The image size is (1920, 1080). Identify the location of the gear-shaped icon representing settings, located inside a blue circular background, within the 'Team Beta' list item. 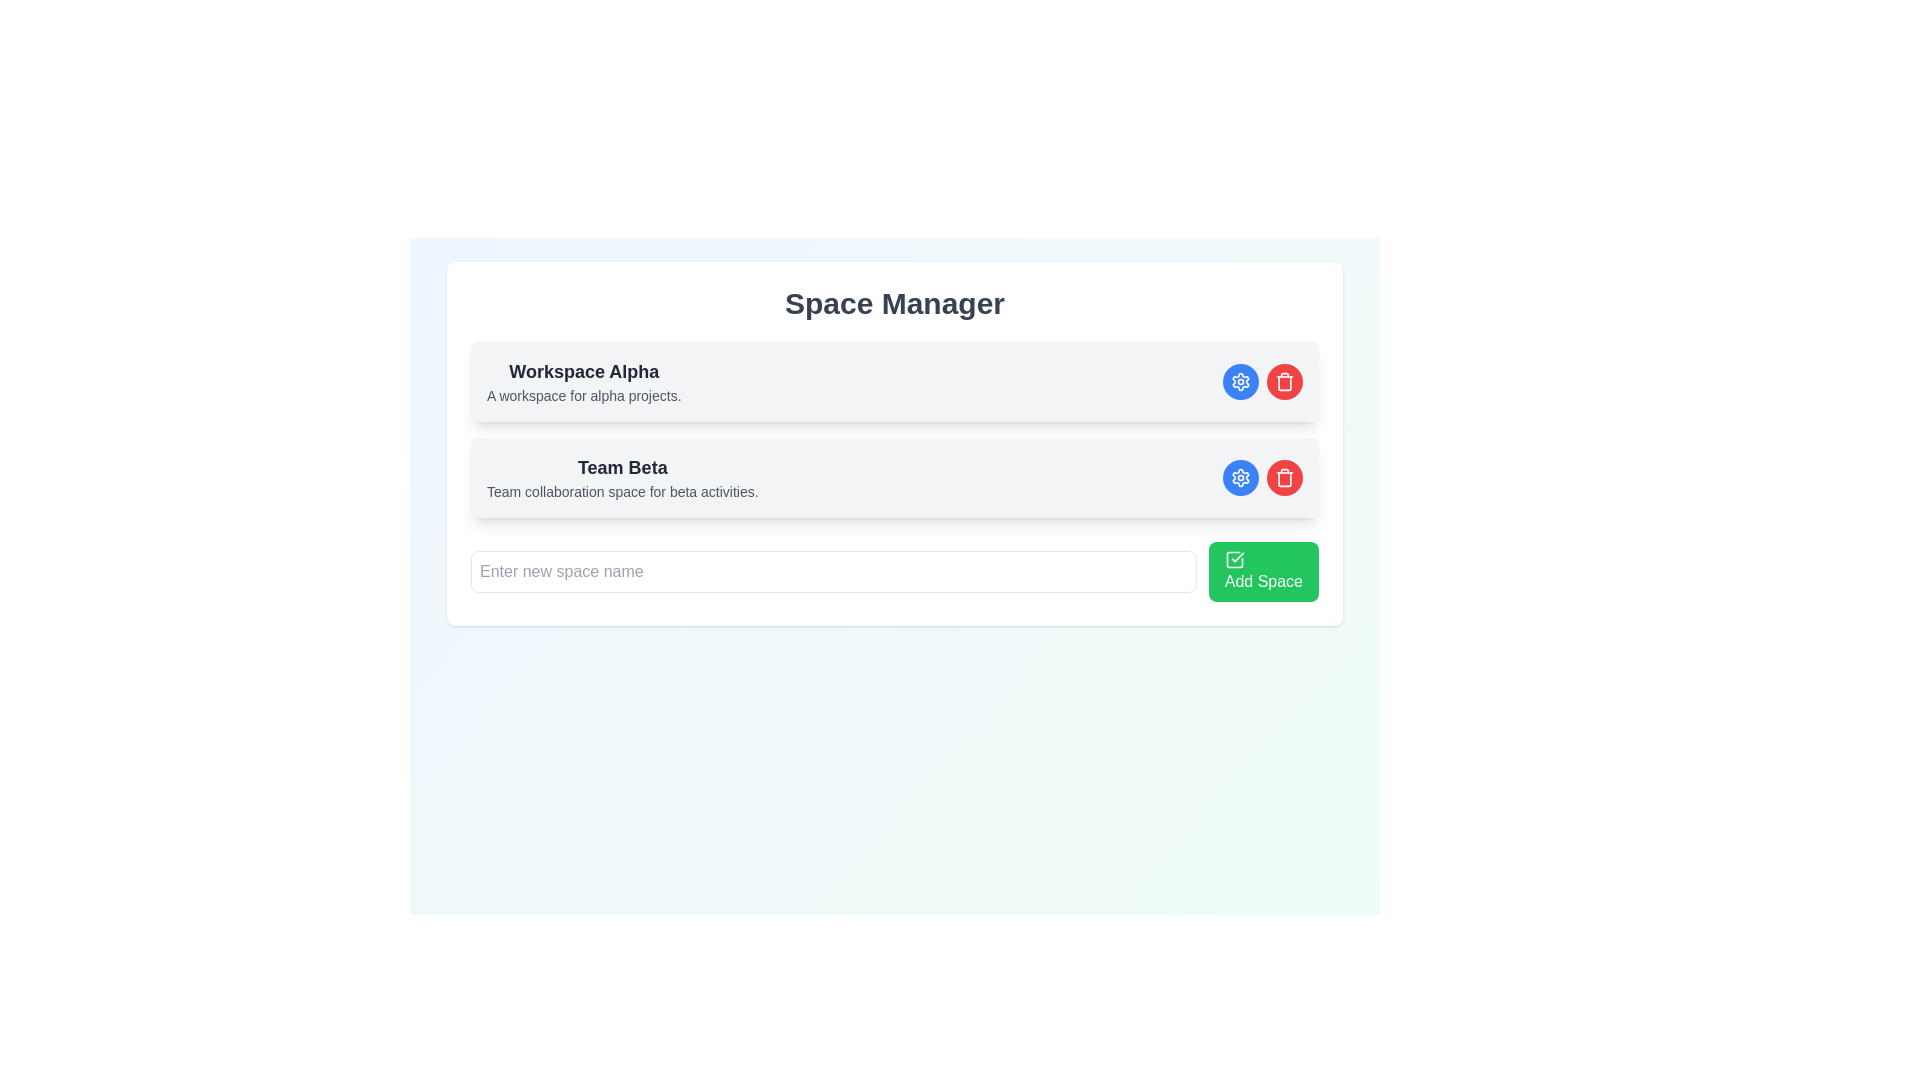
(1240, 478).